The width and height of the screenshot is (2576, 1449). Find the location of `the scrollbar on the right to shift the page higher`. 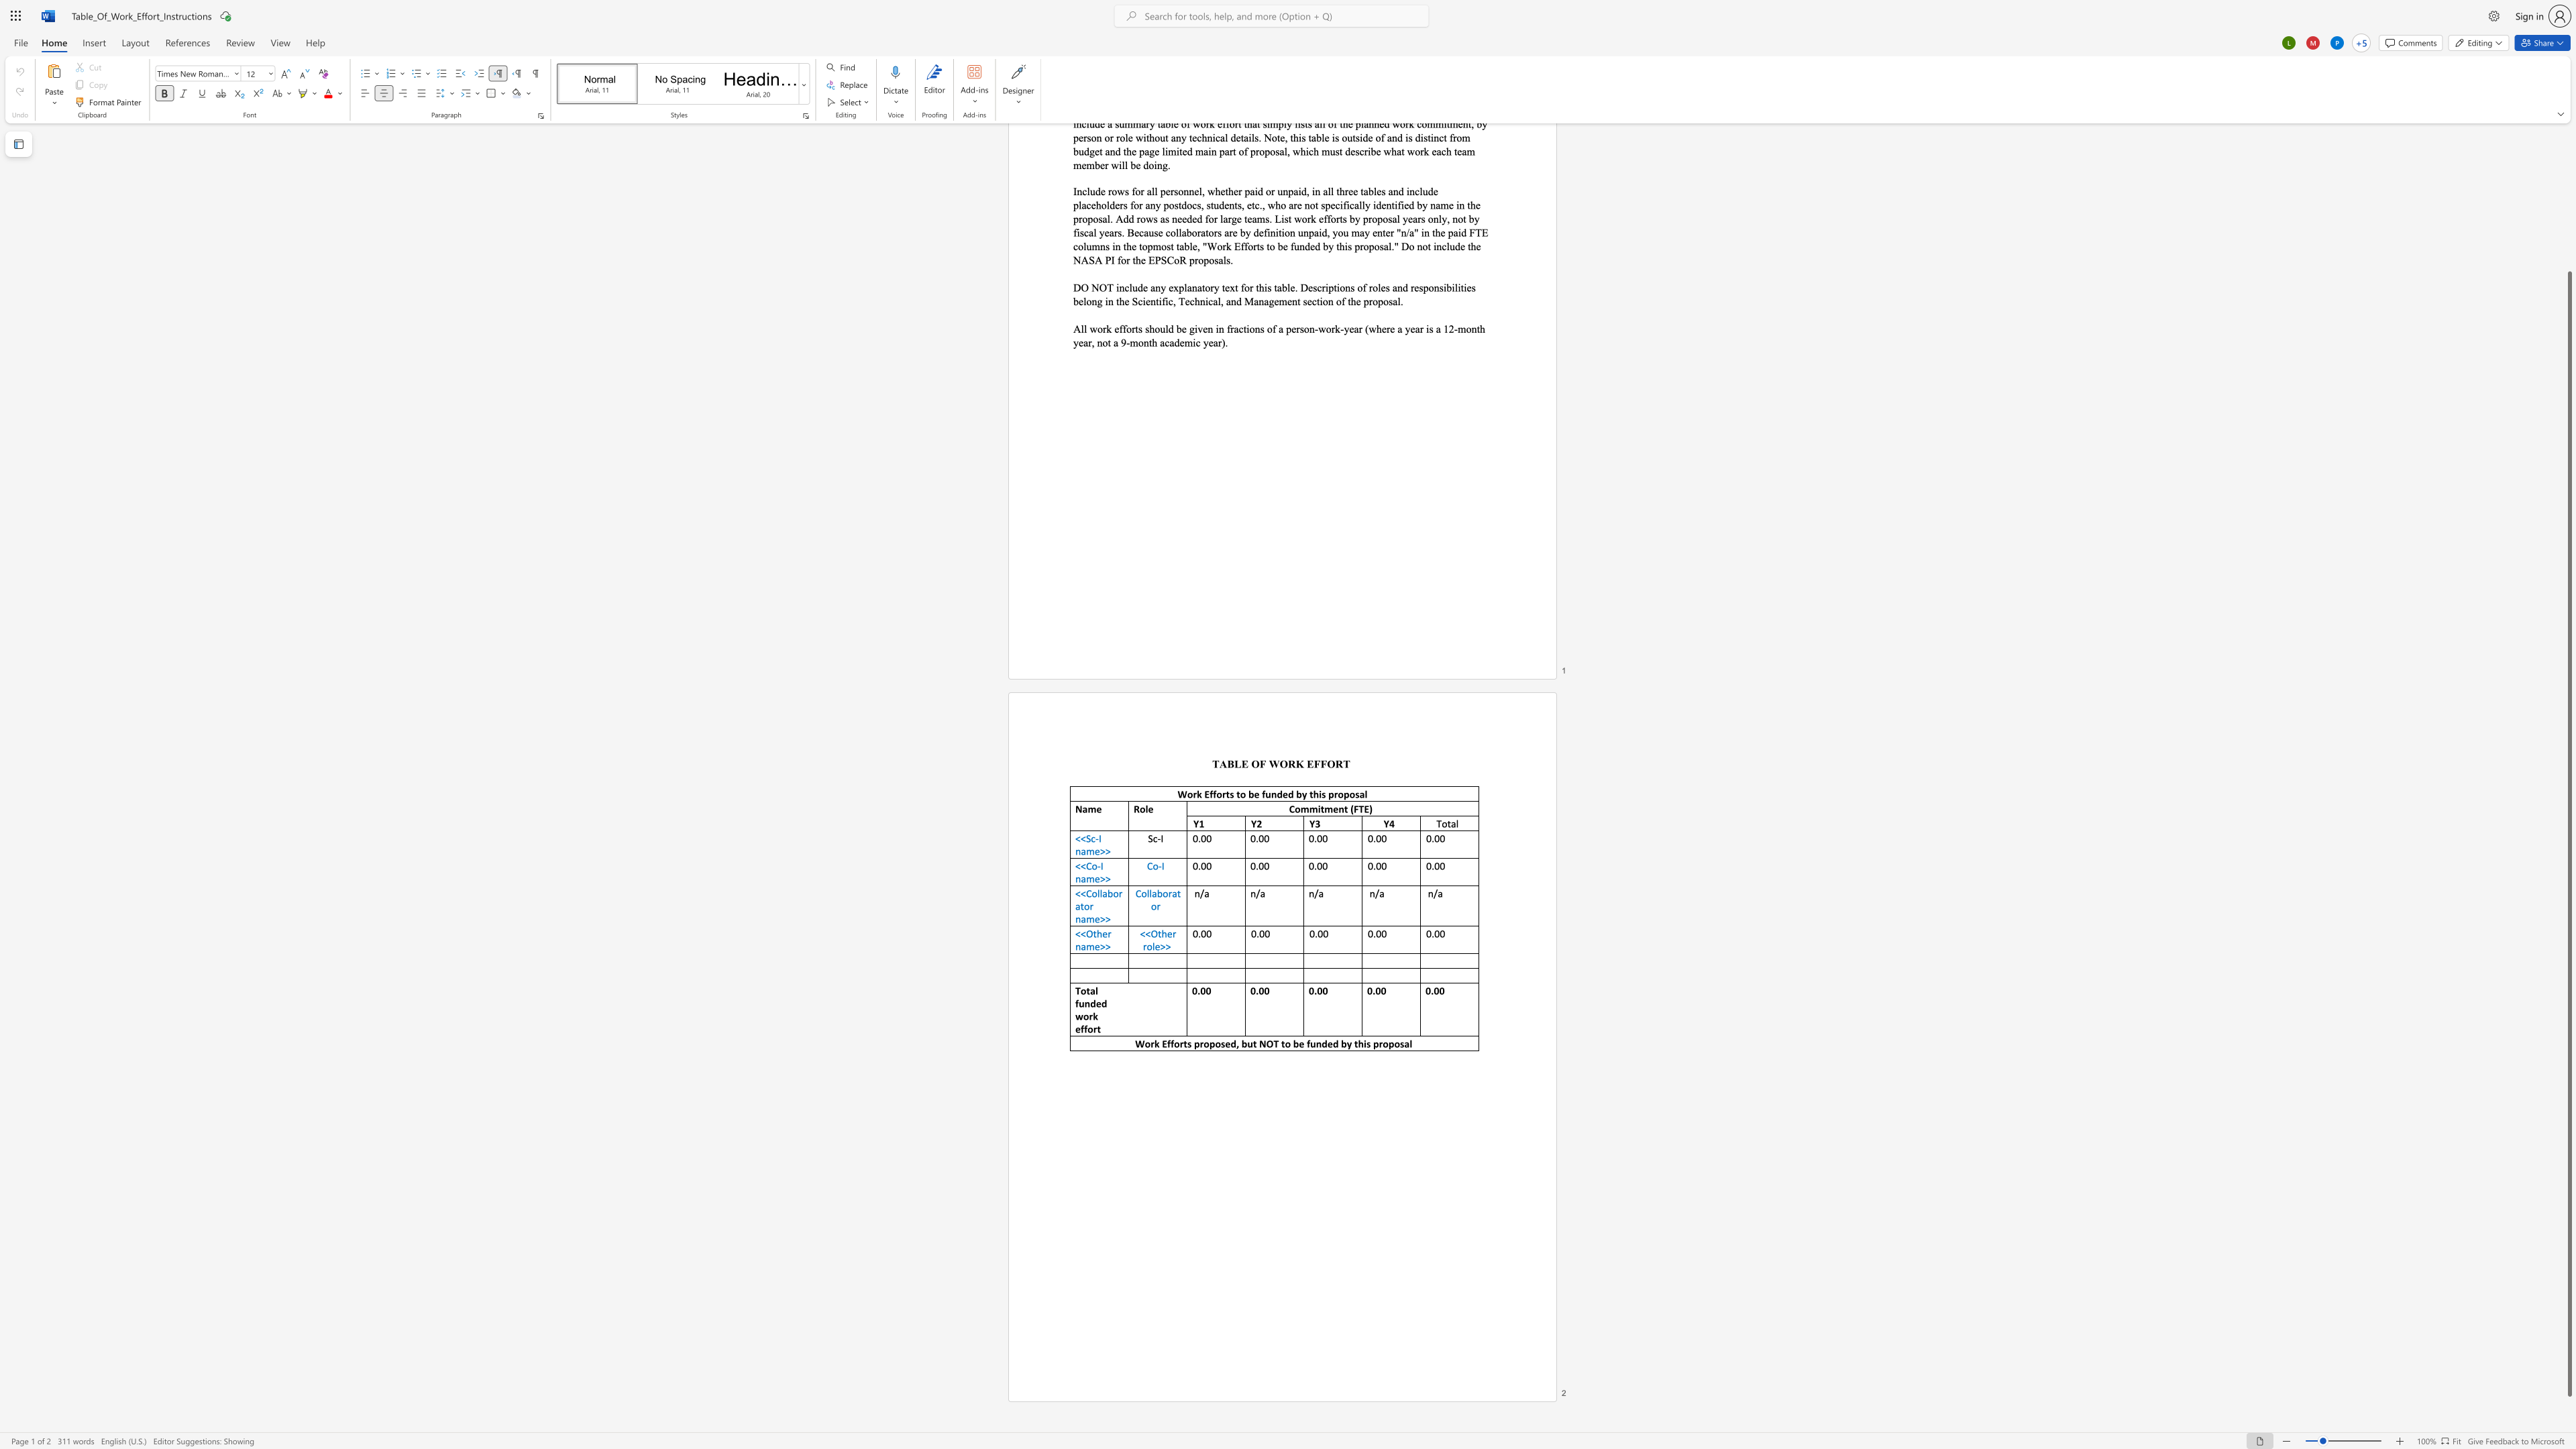

the scrollbar on the right to shift the page higher is located at coordinates (2568, 241).